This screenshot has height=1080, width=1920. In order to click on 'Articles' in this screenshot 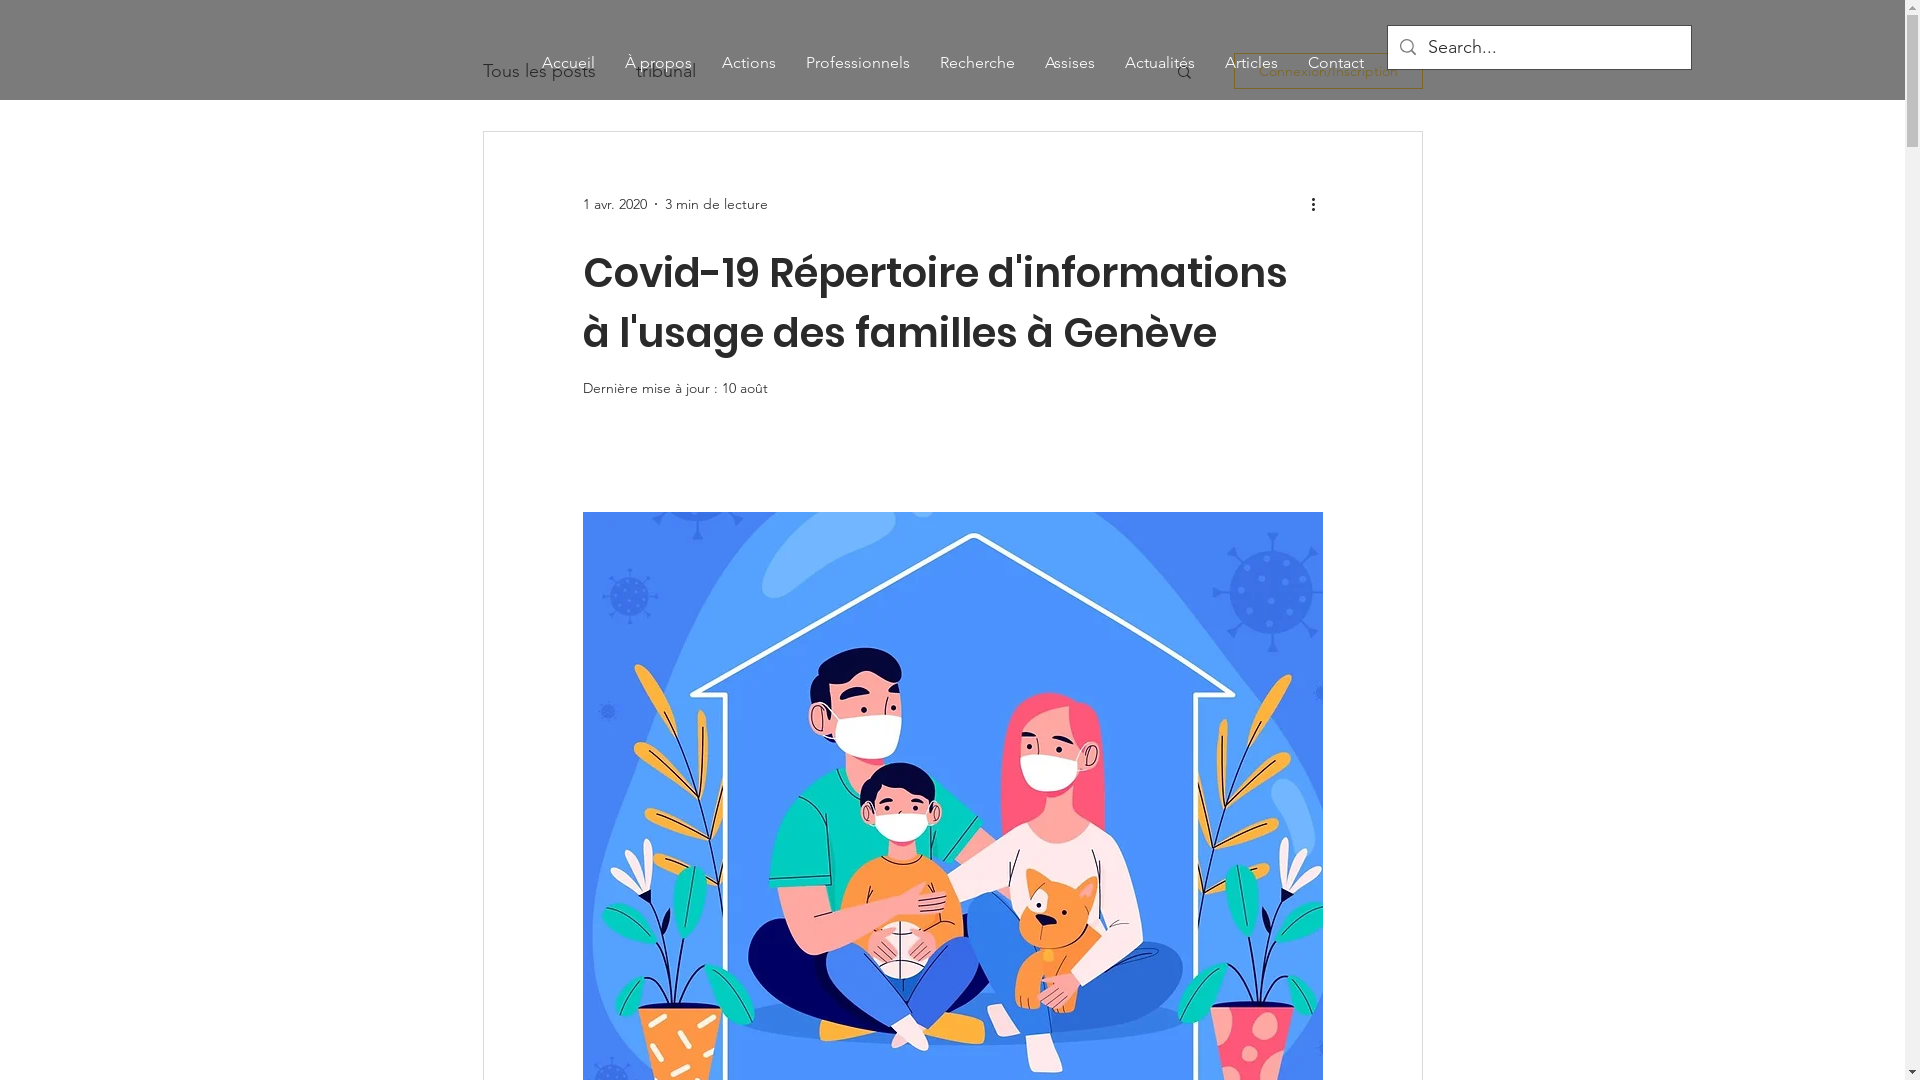, I will do `click(1250, 61)`.